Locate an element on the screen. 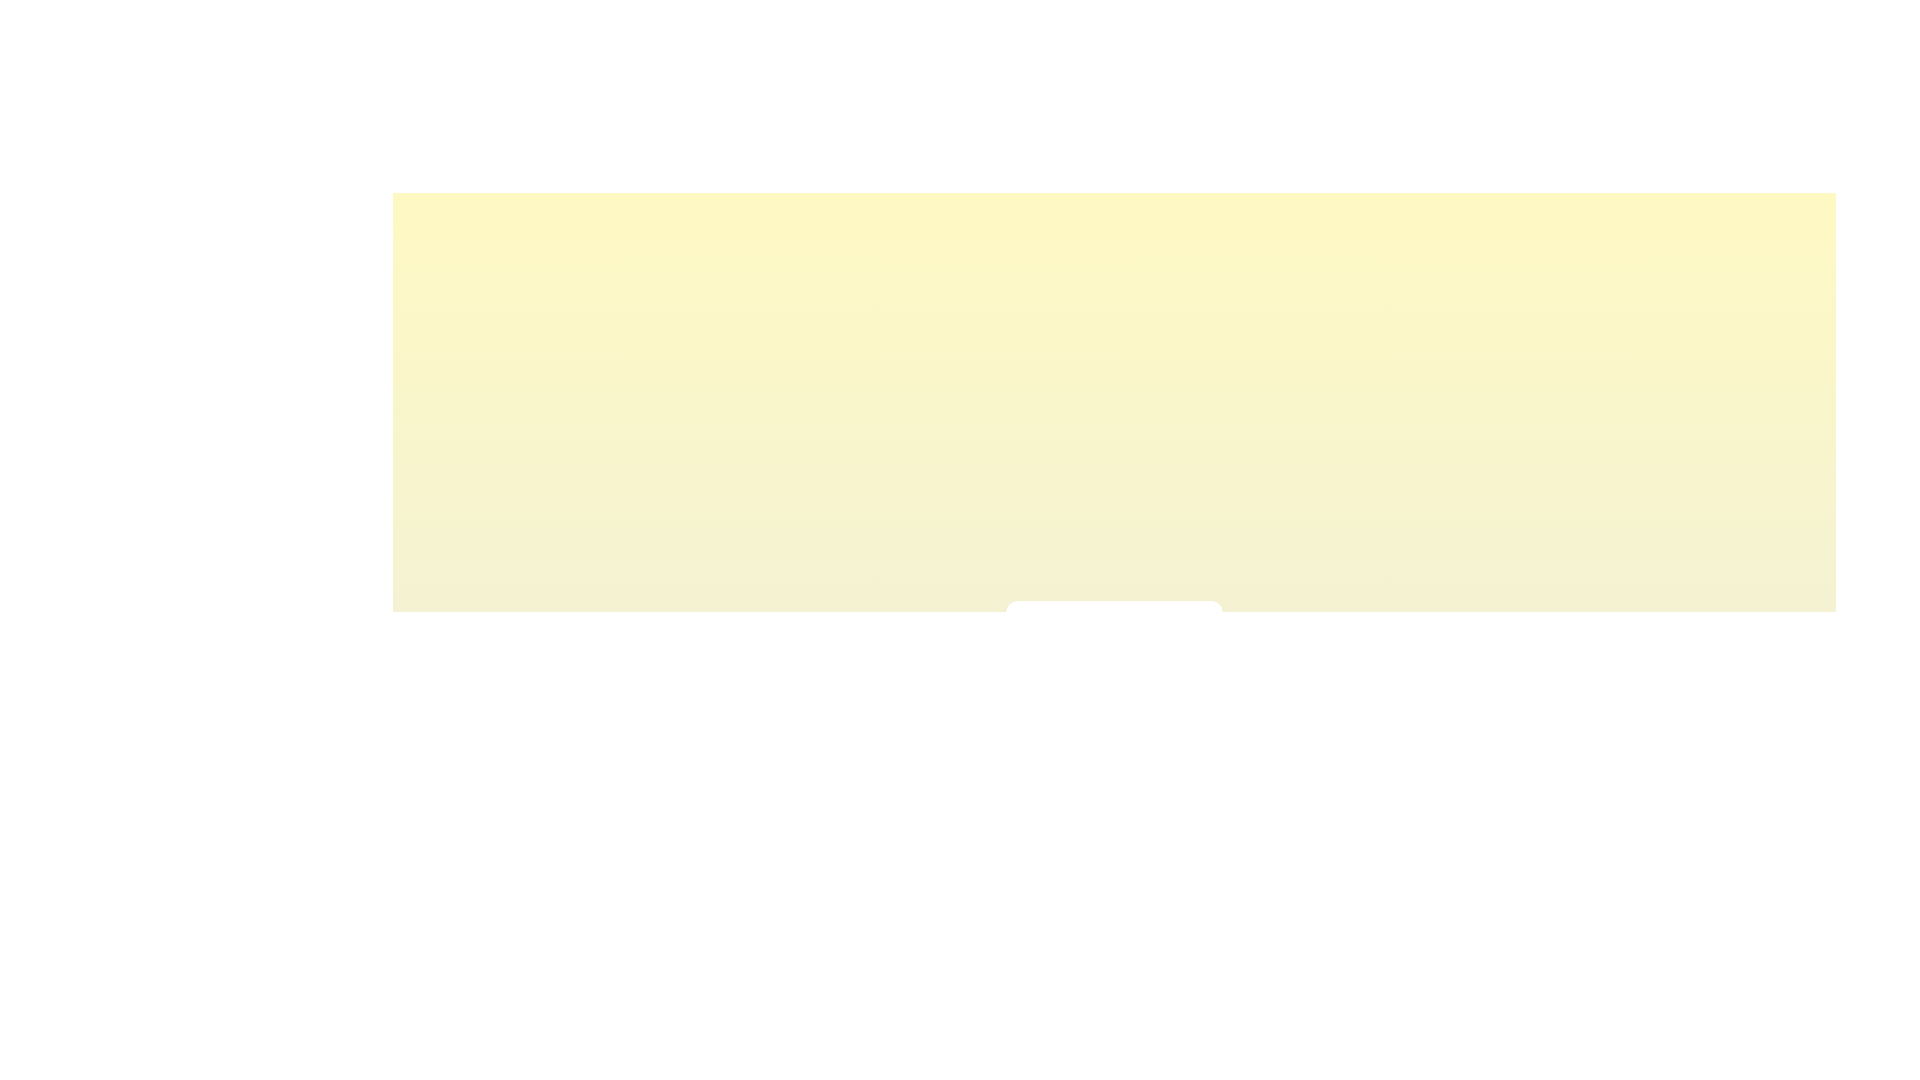 This screenshot has width=1920, height=1080. the light intensity slider to 40% to observe the corresponding visual feedback color is located at coordinates (1096, 676).